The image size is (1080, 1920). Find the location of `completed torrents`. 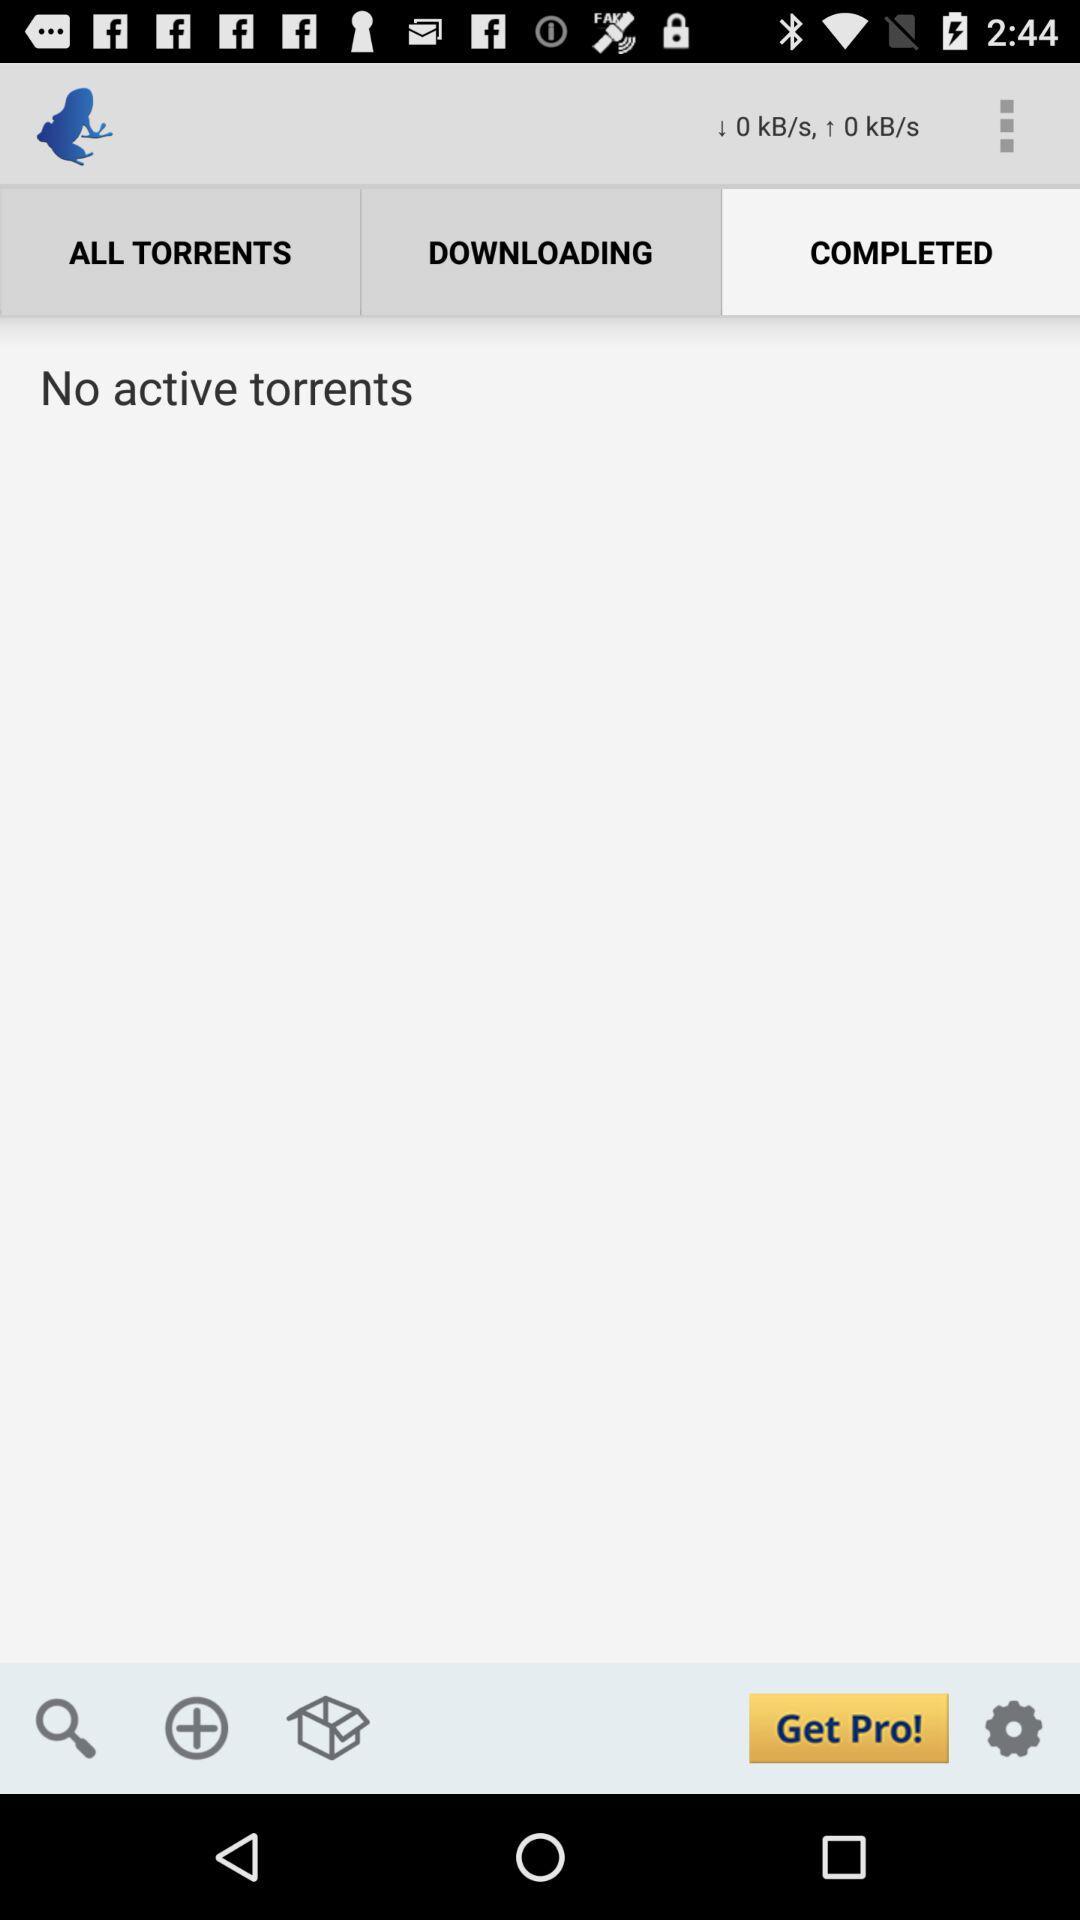

completed torrents is located at coordinates (540, 1059).